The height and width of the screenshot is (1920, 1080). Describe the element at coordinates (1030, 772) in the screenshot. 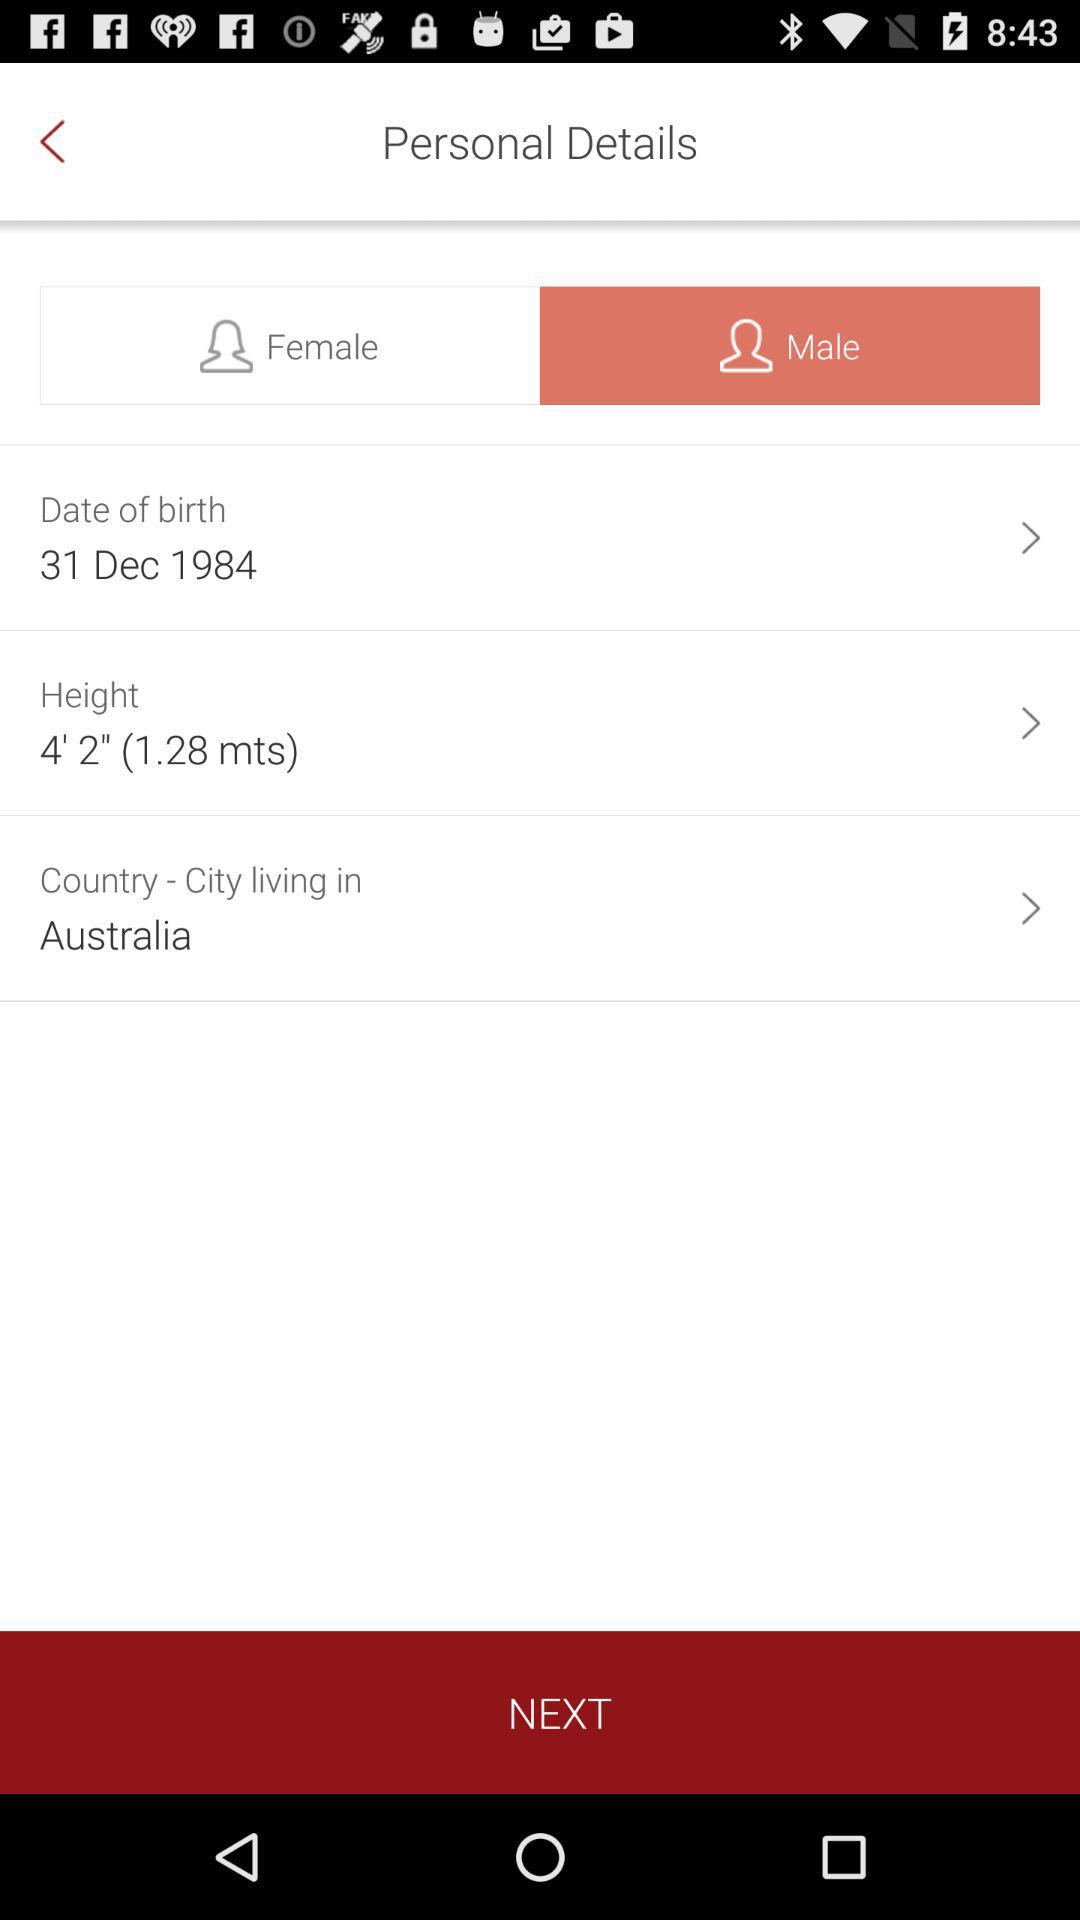

I see `the play icon` at that location.